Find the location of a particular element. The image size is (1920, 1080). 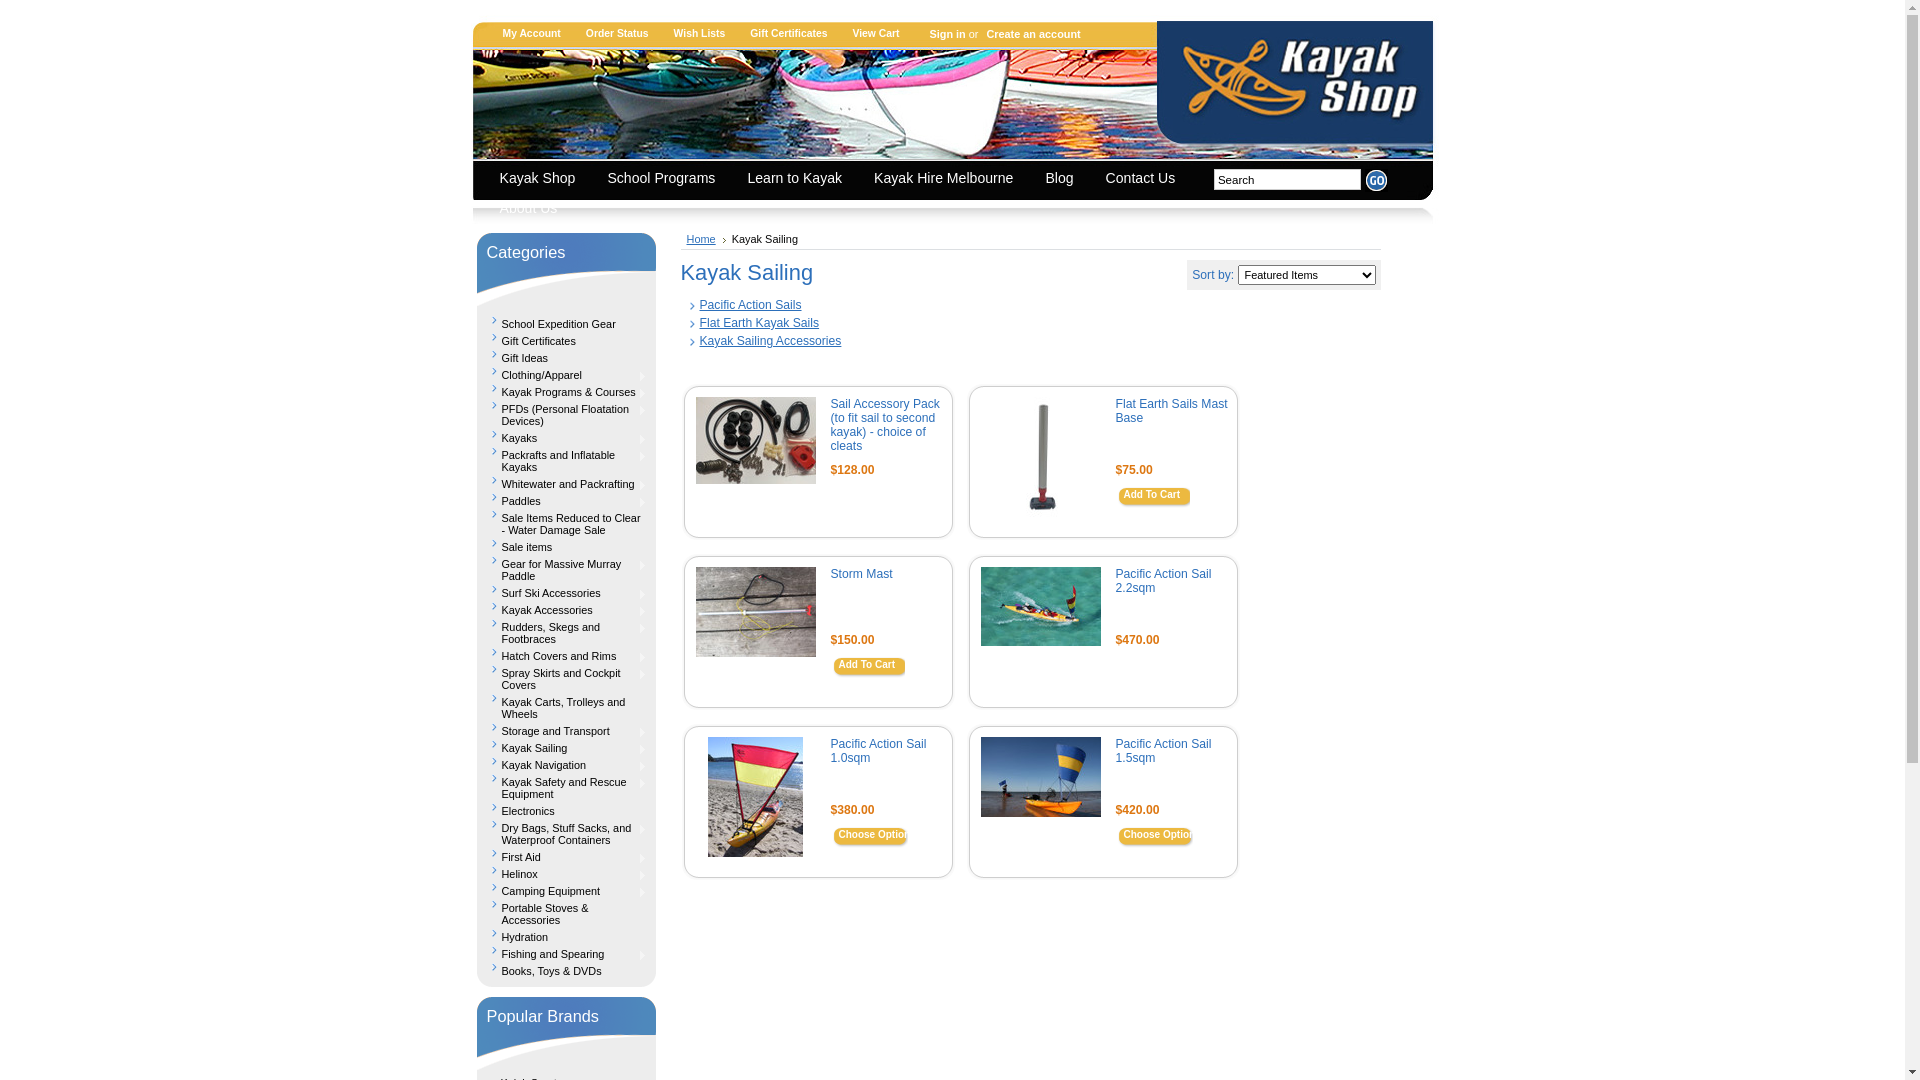

'Kayak Hire Melbourne' is located at coordinates (947, 180).